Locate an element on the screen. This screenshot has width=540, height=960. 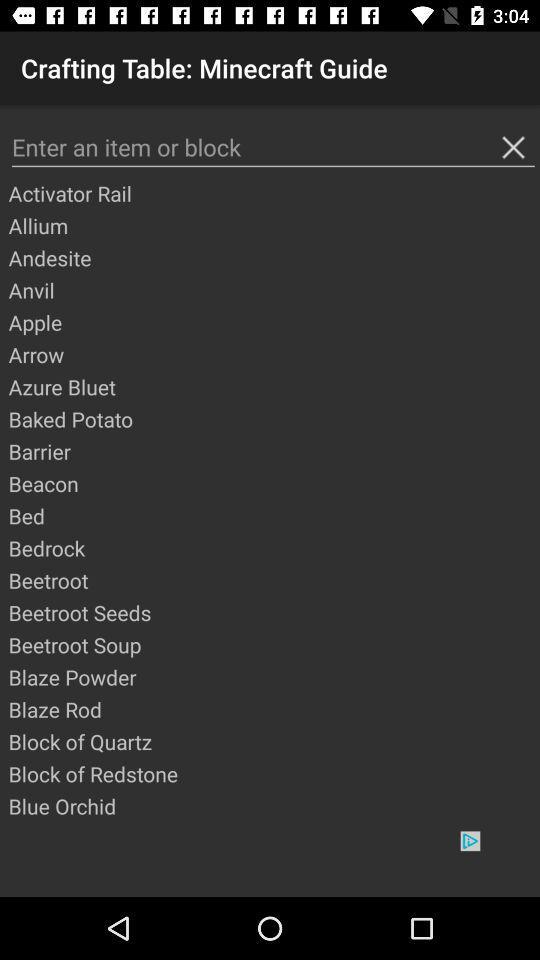
clear text is located at coordinates (513, 146).